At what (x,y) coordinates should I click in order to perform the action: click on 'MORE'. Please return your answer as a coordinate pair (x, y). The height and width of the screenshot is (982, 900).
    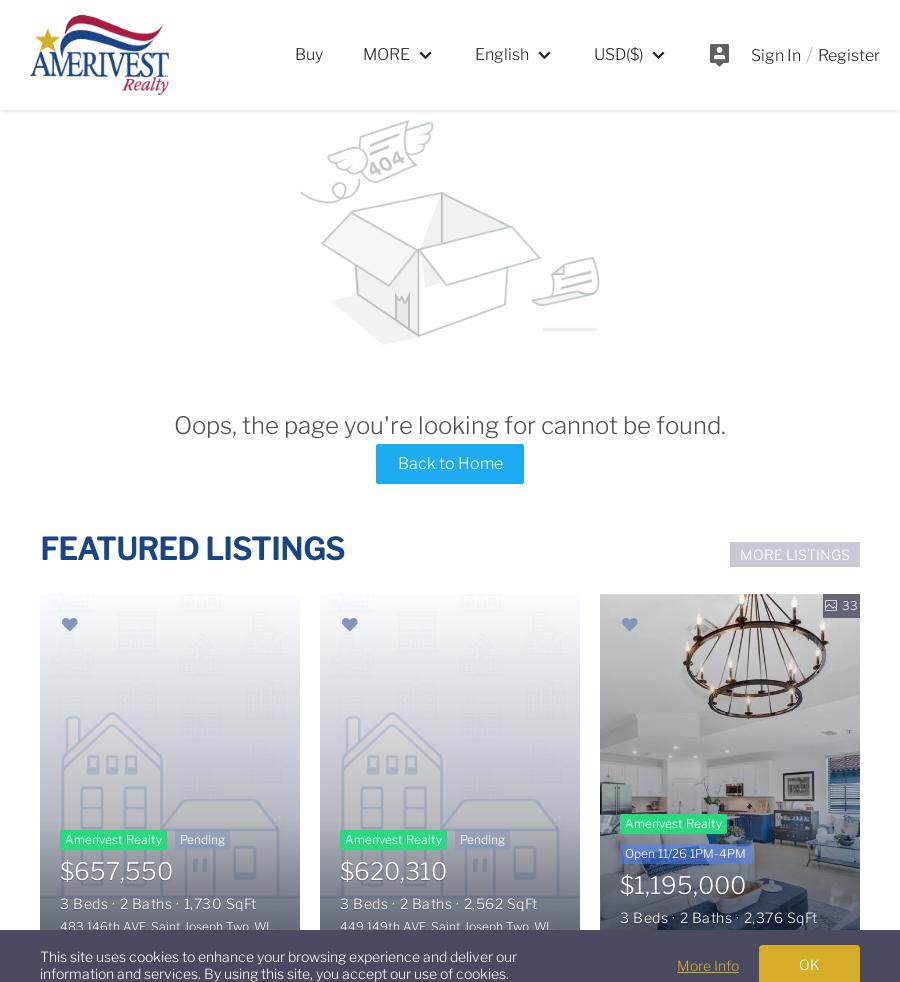
    Looking at the image, I should click on (386, 53).